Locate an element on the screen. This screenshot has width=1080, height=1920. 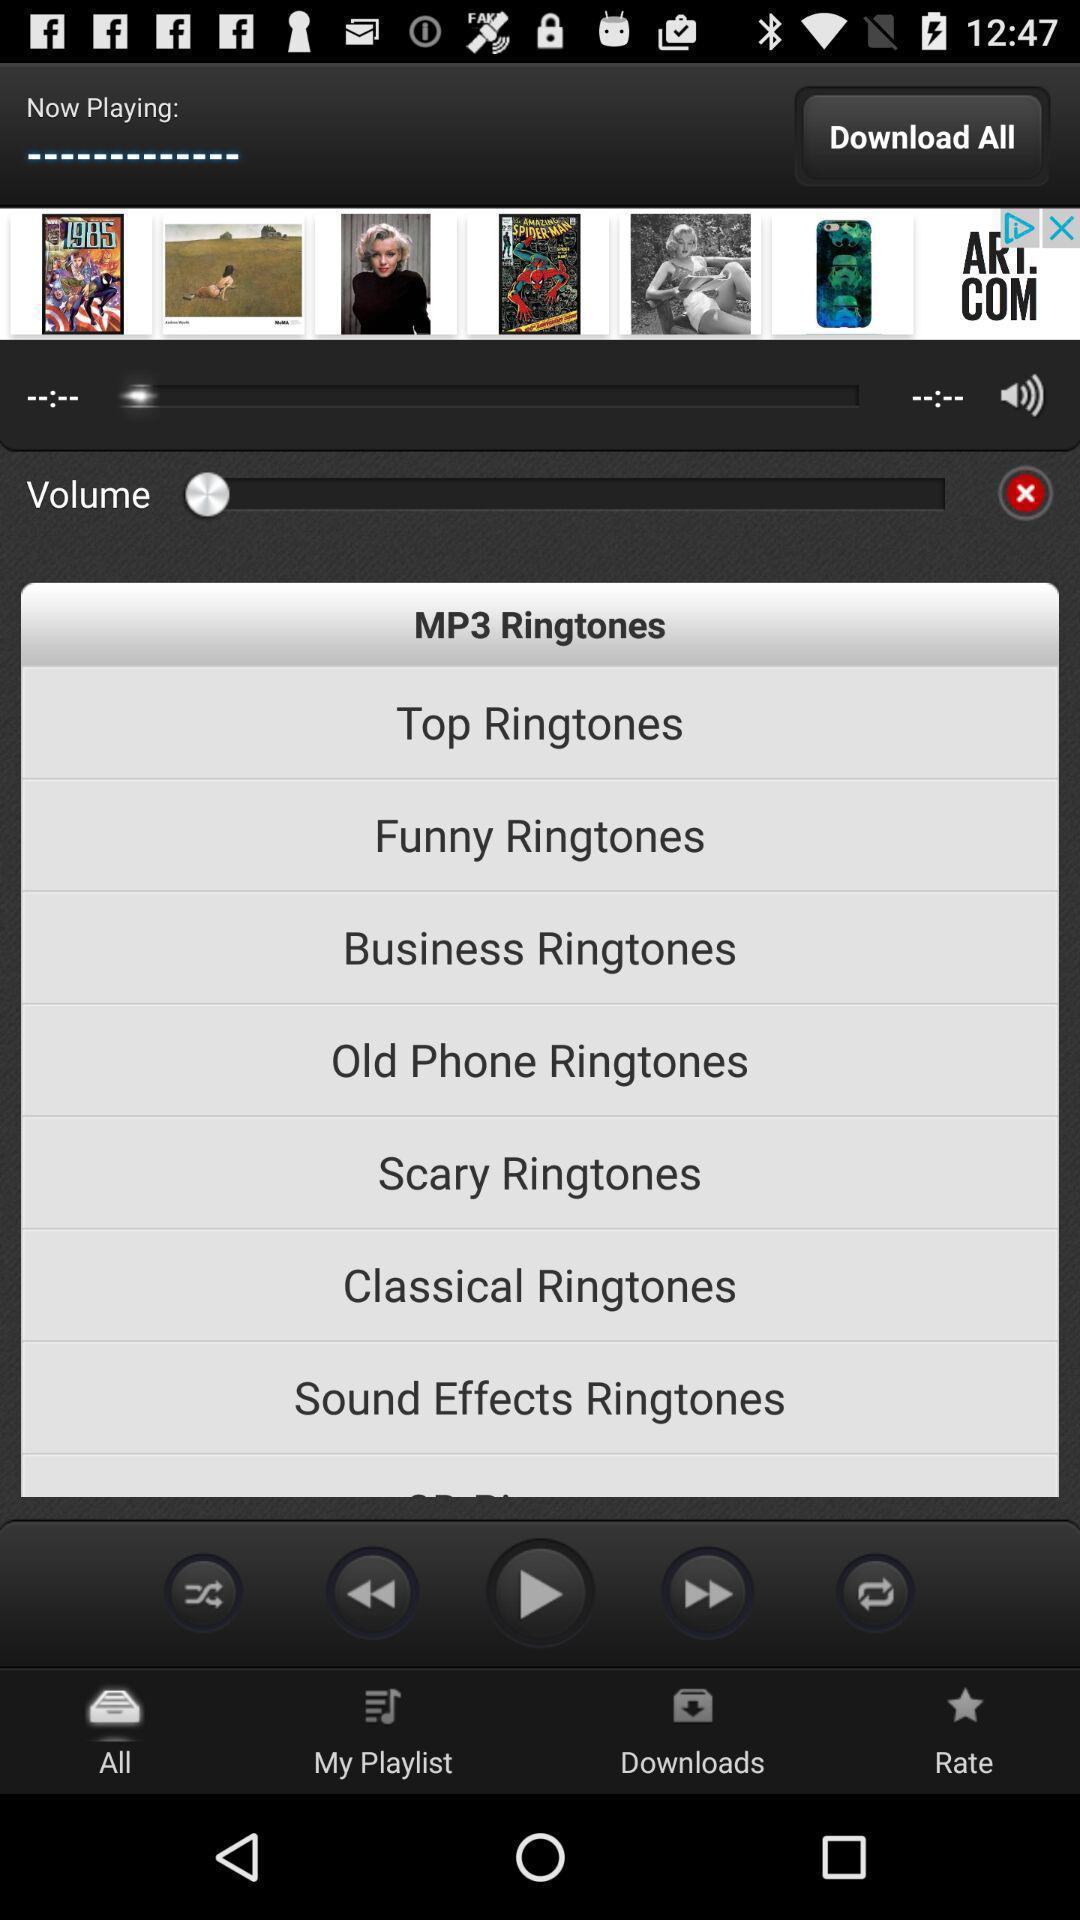
the option is located at coordinates (1025, 493).